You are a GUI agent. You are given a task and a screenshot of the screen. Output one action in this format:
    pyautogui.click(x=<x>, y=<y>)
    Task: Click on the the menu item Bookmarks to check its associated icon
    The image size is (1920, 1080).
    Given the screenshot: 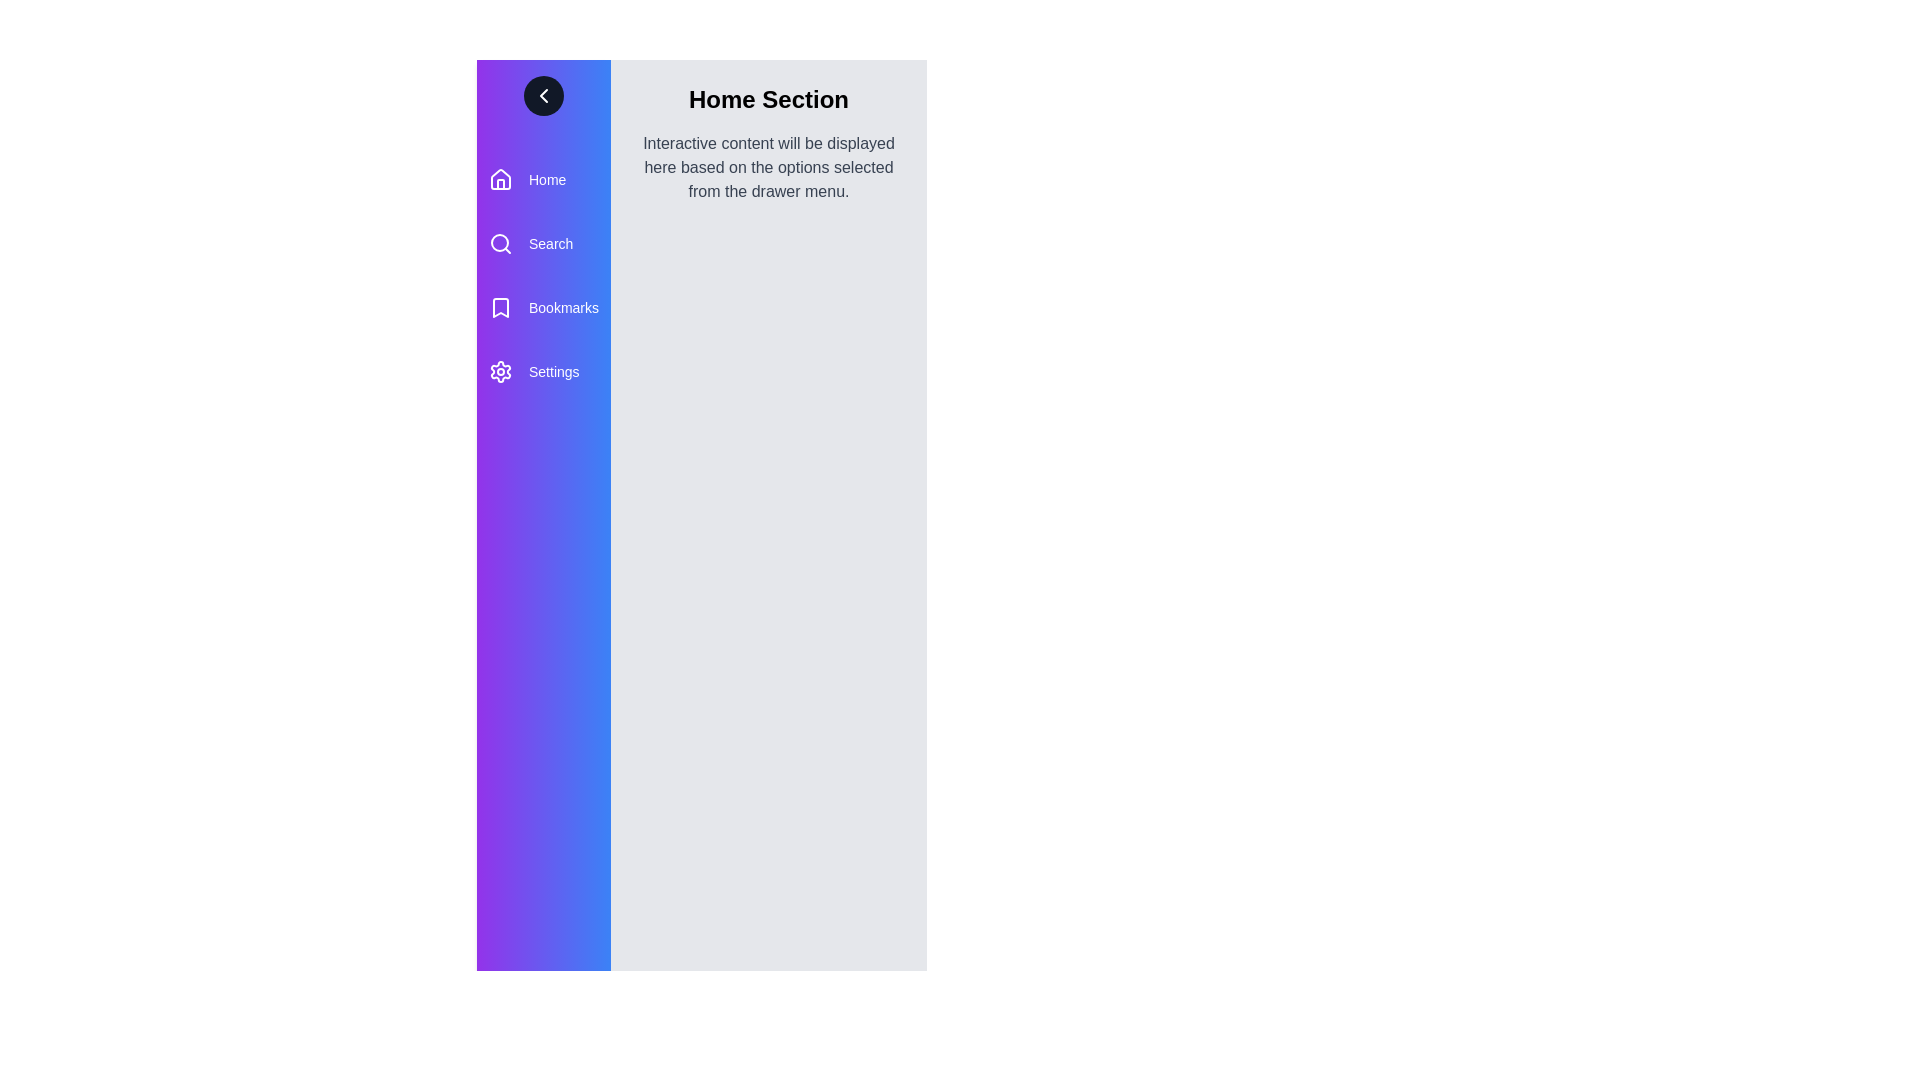 What is the action you would take?
    pyautogui.click(x=500, y=308)
    